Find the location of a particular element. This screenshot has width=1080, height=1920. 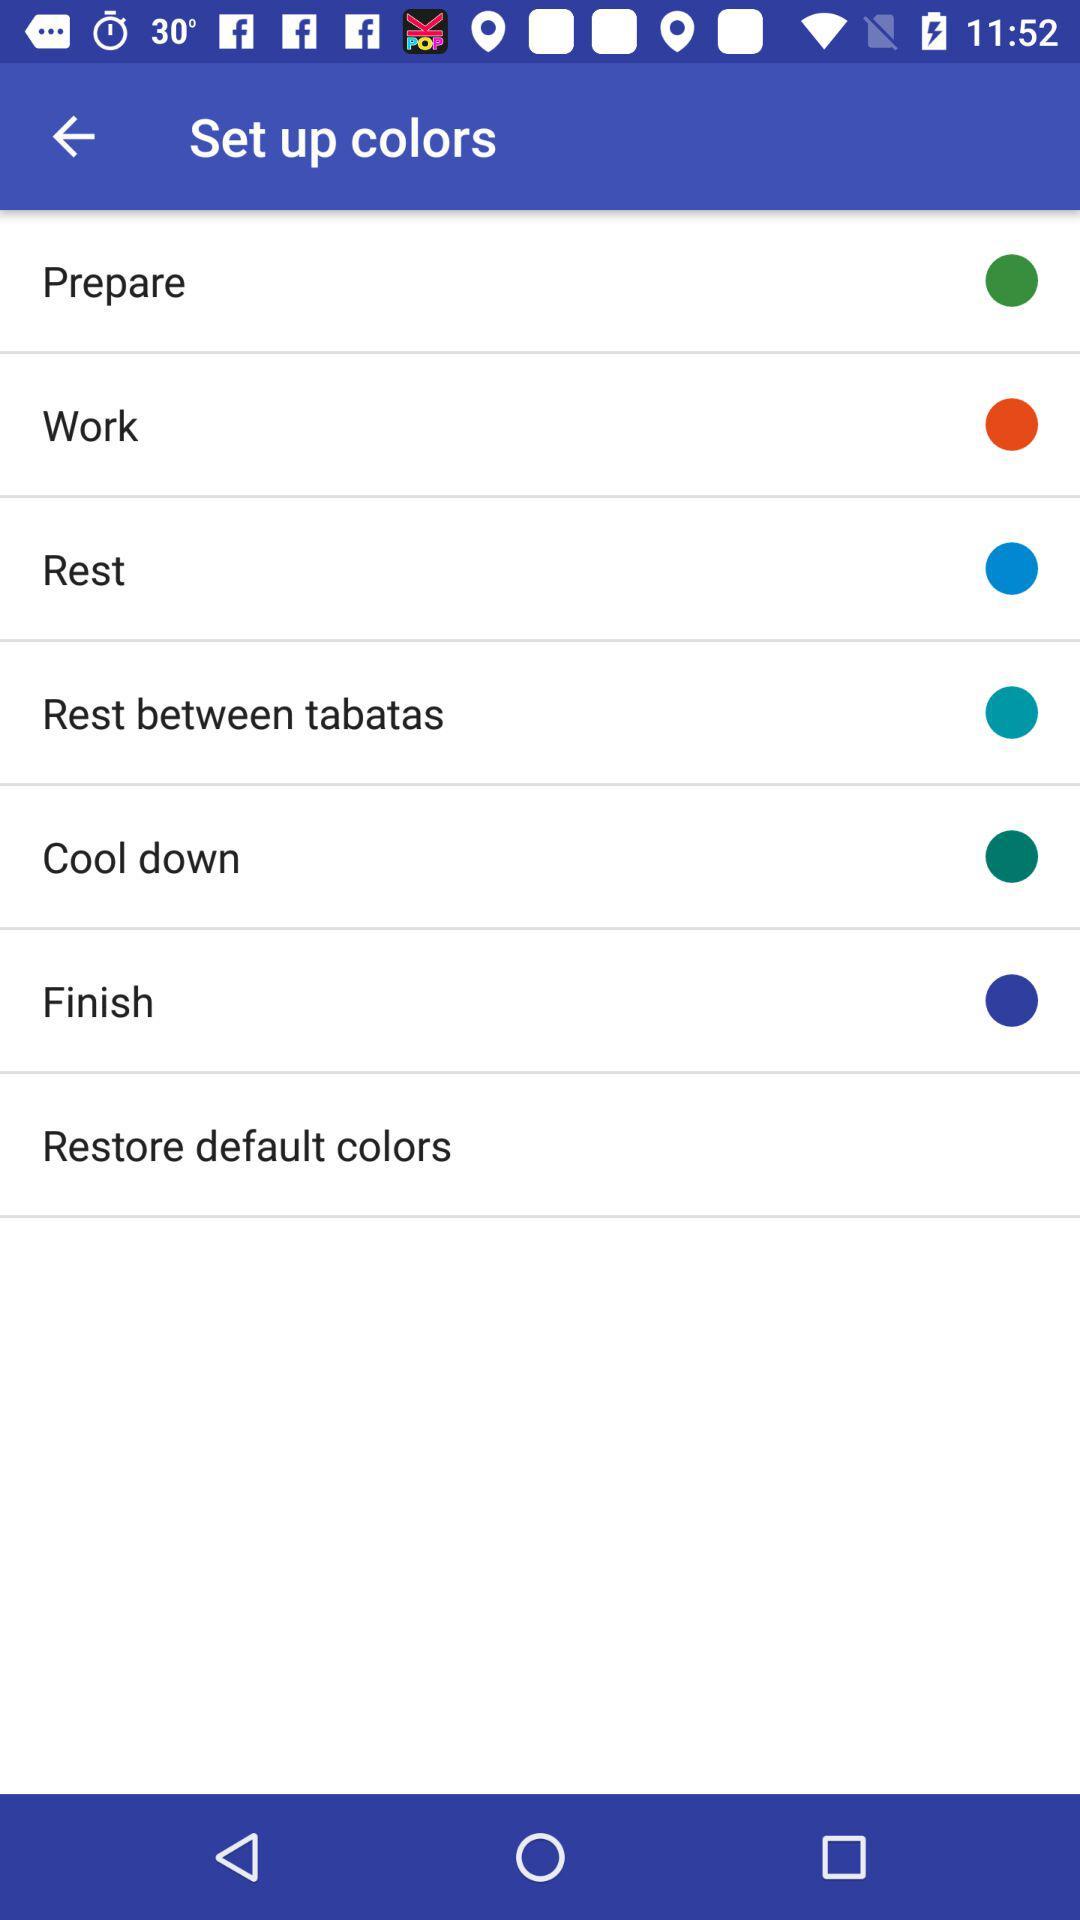

item to the right of the rest is located at coordinates (1011, 567).